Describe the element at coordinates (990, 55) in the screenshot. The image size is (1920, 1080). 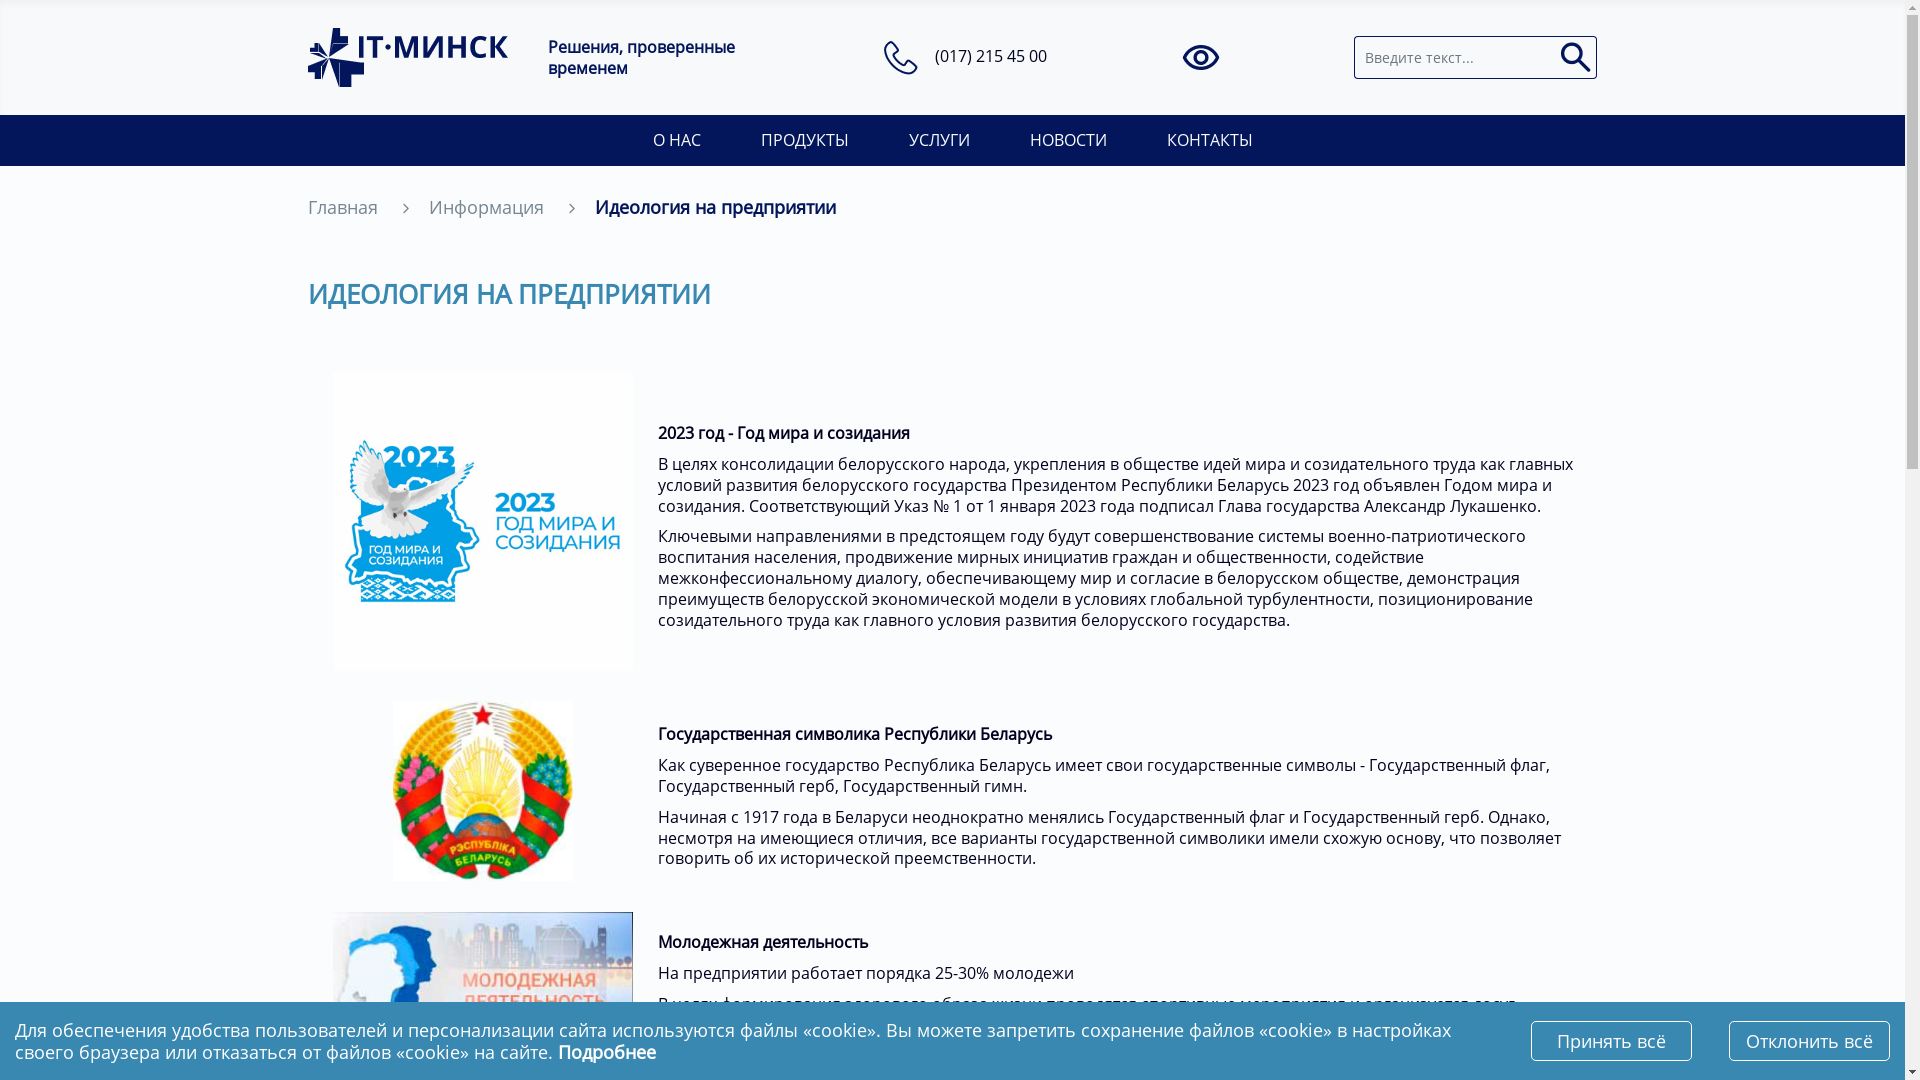
I see `'(017) 215 45 00'` at that location.